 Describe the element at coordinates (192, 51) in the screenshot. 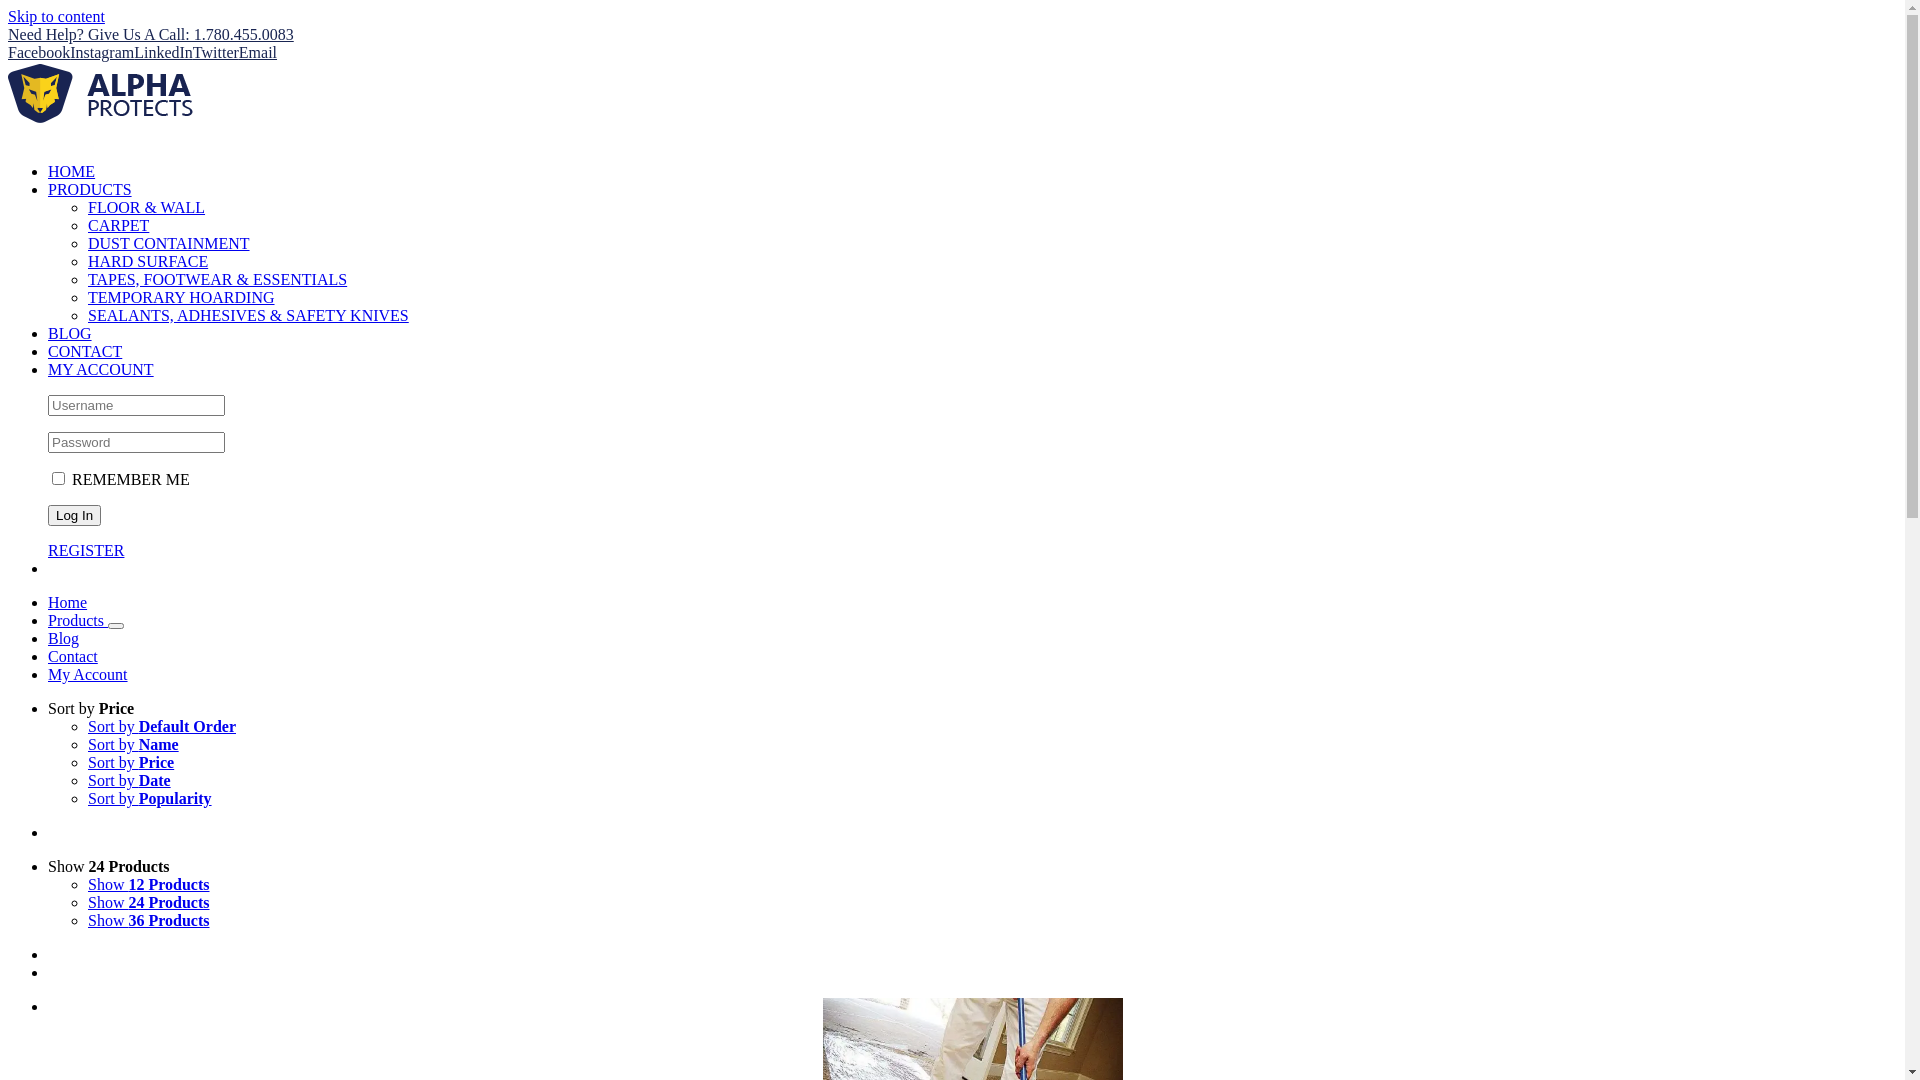

I see `'Twitter'` at that location.